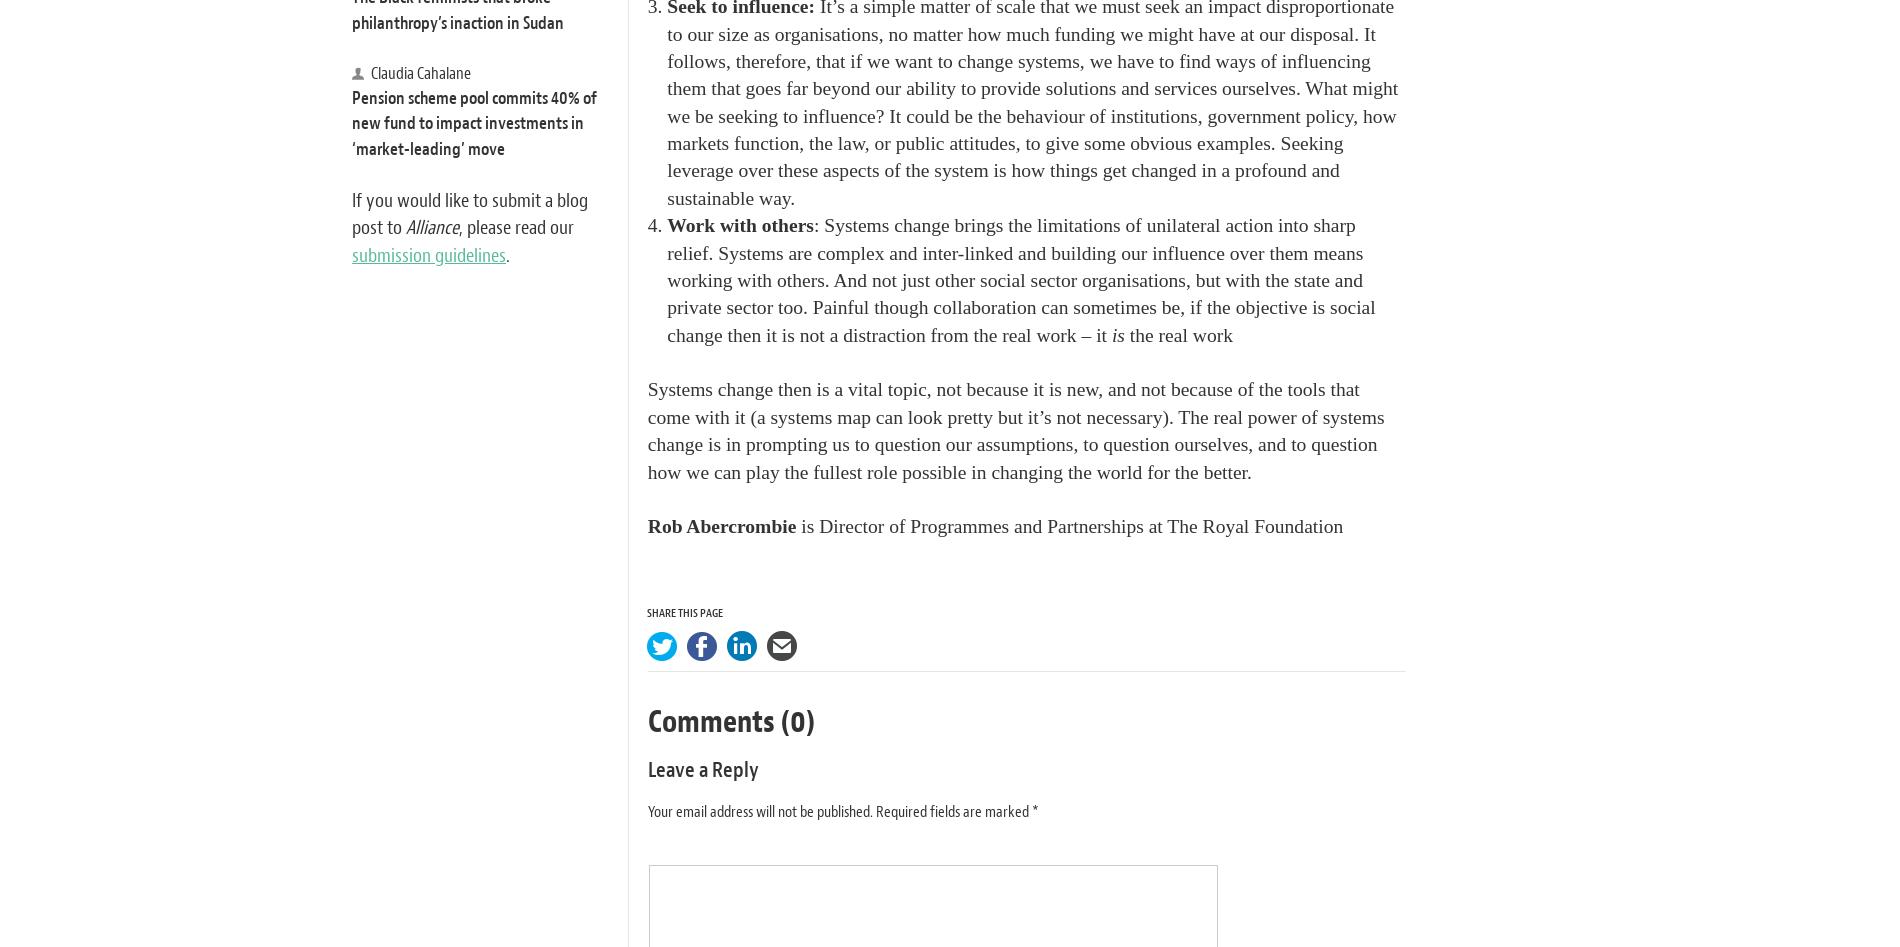 The image size is (1900, 947). Describe the element at coordinates (667, 225) in the screenshot. I see `'Work with others'` at that location.